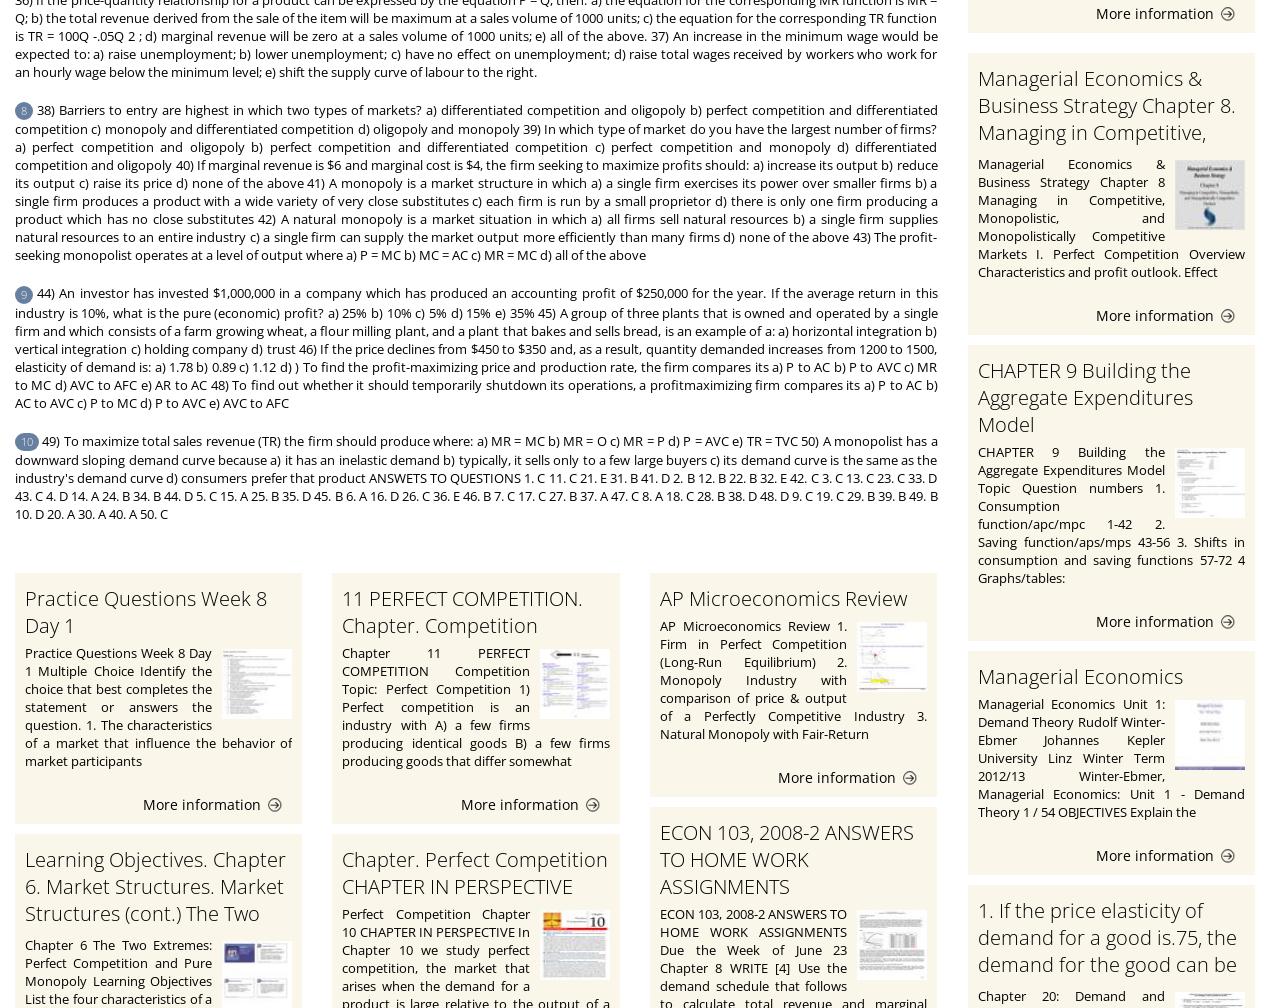 This screenshot has height=1008, width=1280. I want to click on '38) Barriers to entry are highest in which two types of markets? a) differentiated competition and oligopoly b) perfect competition and differentiated competition c) monopoly and differentiated competition d) oligopoly and monopoly 39) In which type of market do you have the largest number of firms? a) perfect competition and oligopoly b) perfect competition and differentiated competition c) perfect competition and monopoly d) differentiated competition and oligopoly 40) If marginal revenue is $6 and marginal cost is $4, the firm seeking to maximize profits should: a) increase its output b) reduce its output c) raise its price d) none of the above 41) A monopoly is a market structure in which a) a single firm exercises its power over smaller firms b) a single firm produces a product with a wide variety of very close substitutes c) each firm is run by a small proprietor d) there is only one firm producing a product which has no close substitutes 42) A natural monopoly is a market situation in which a) all firms sell natural resources b) a single firm supplies natural resources to an entire industry c) a single firm can supply the market output more efficiently than many firms d) none of the above 43) The profit-seeking monopolist operates at a level of output where a) P = MC b) MC = AC c) MR = MC d) all of the above', so click(475, 182).